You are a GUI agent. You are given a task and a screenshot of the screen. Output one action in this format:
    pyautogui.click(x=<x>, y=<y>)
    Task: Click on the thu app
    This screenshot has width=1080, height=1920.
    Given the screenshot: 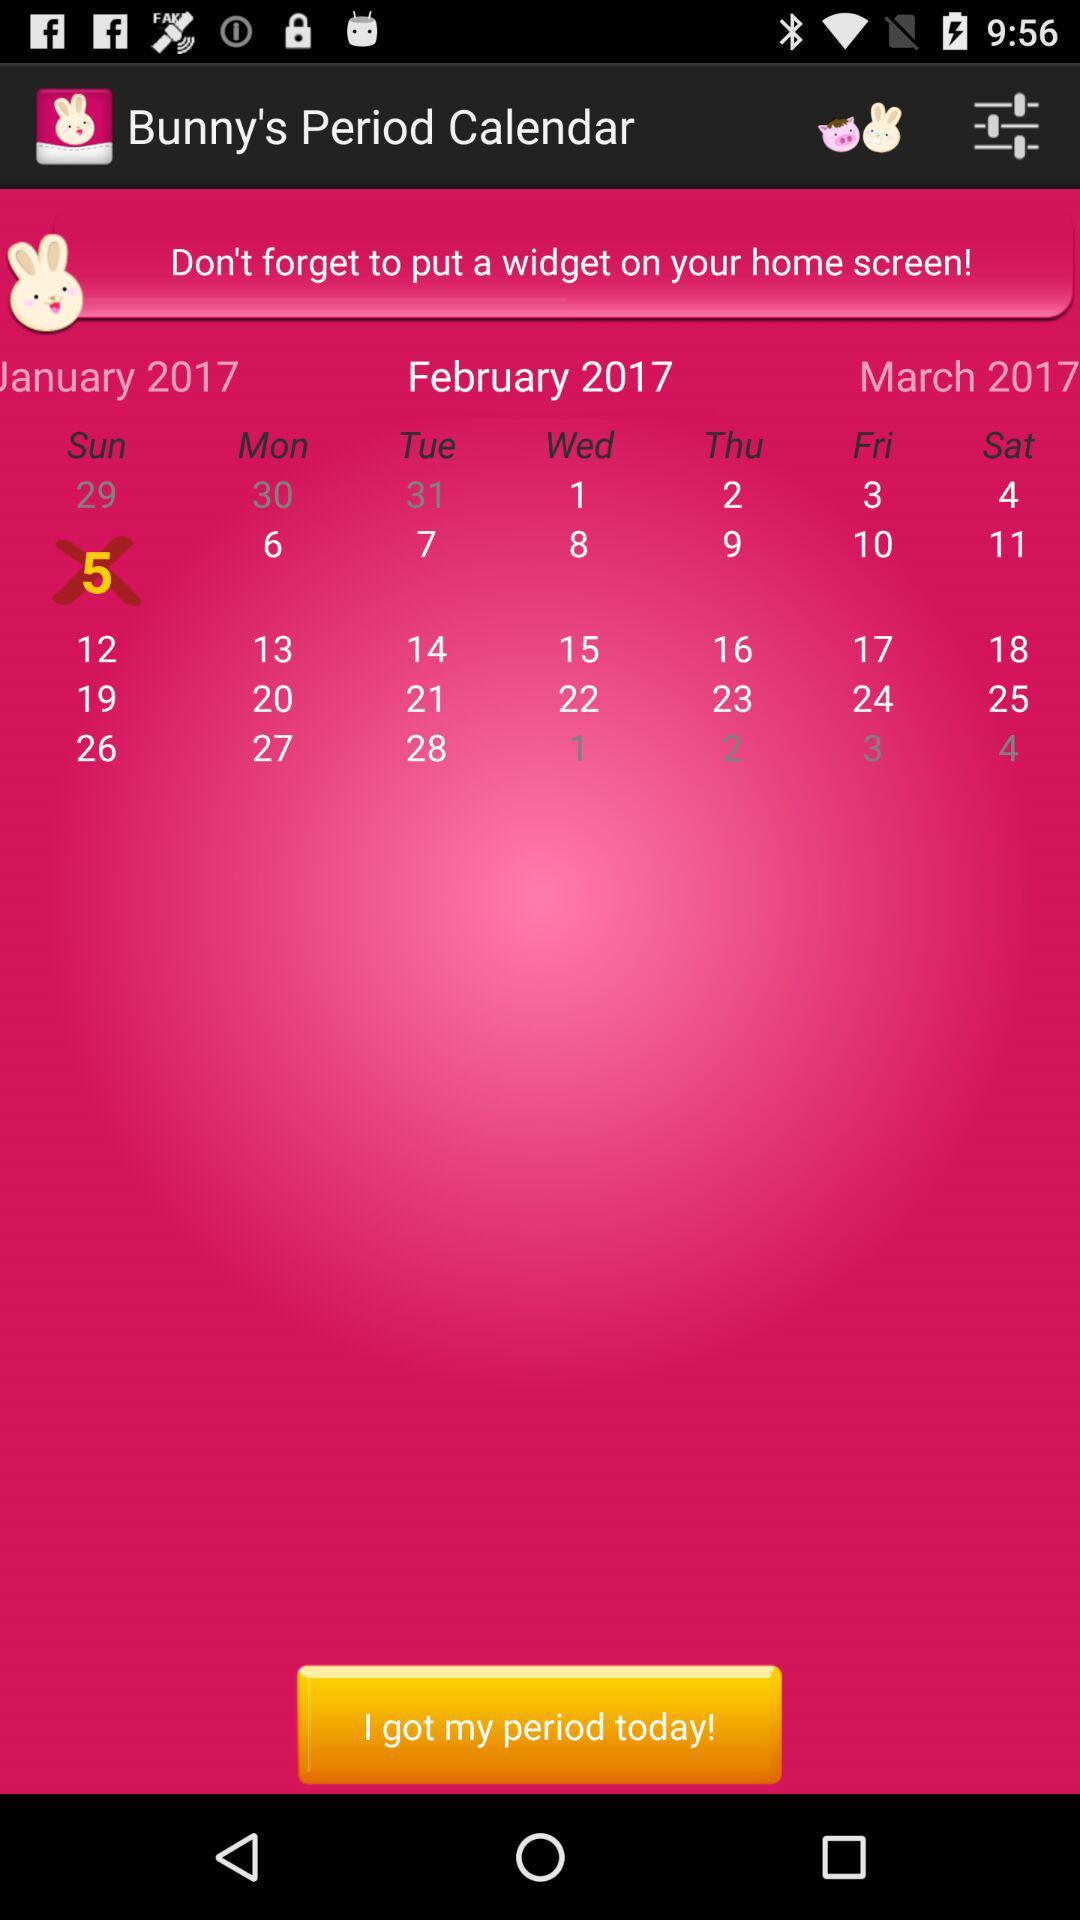 What is the action you would take?
    pyautogui.click(x=733, y=443)
    